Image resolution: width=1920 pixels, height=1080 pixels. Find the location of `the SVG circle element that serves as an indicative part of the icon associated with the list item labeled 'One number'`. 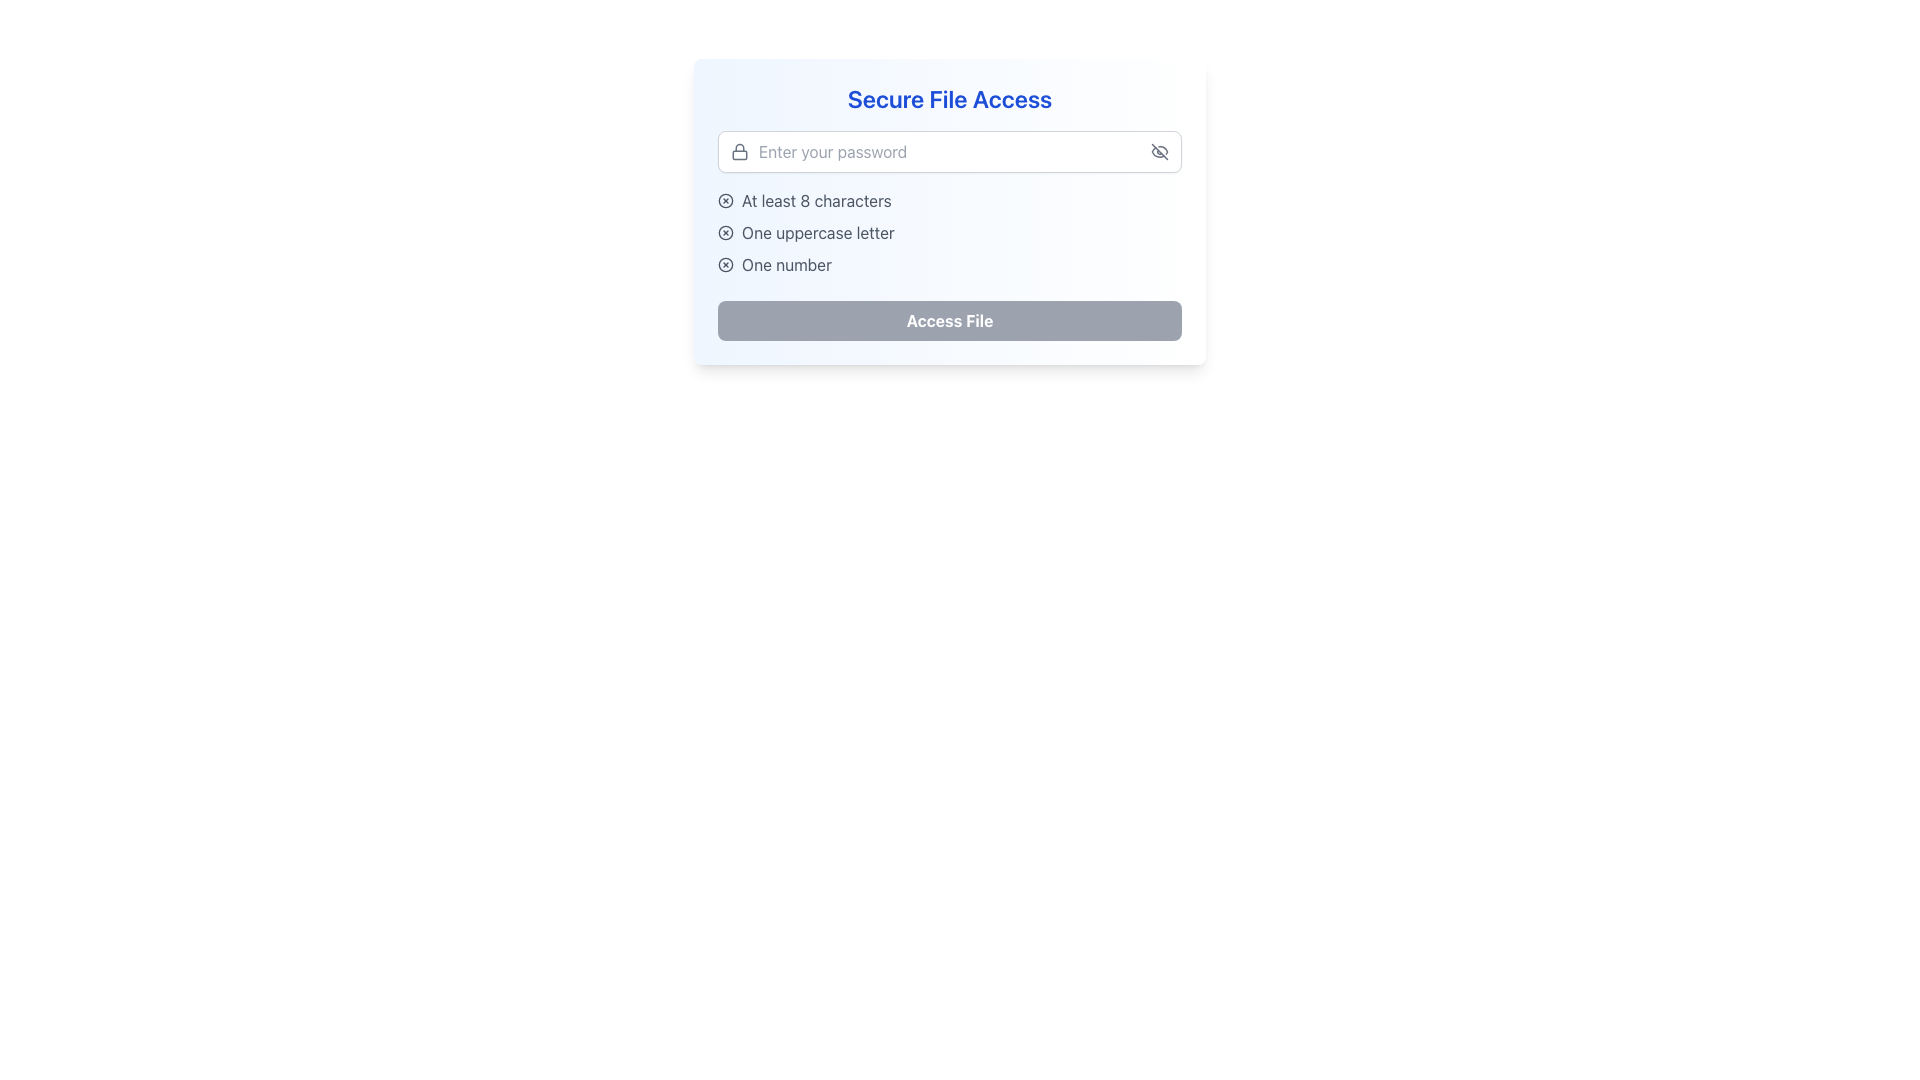

the SVG circle element that serves as an indicative part of the icon associated with the list item labeled 'One number' is located at coordinates (724, 264).